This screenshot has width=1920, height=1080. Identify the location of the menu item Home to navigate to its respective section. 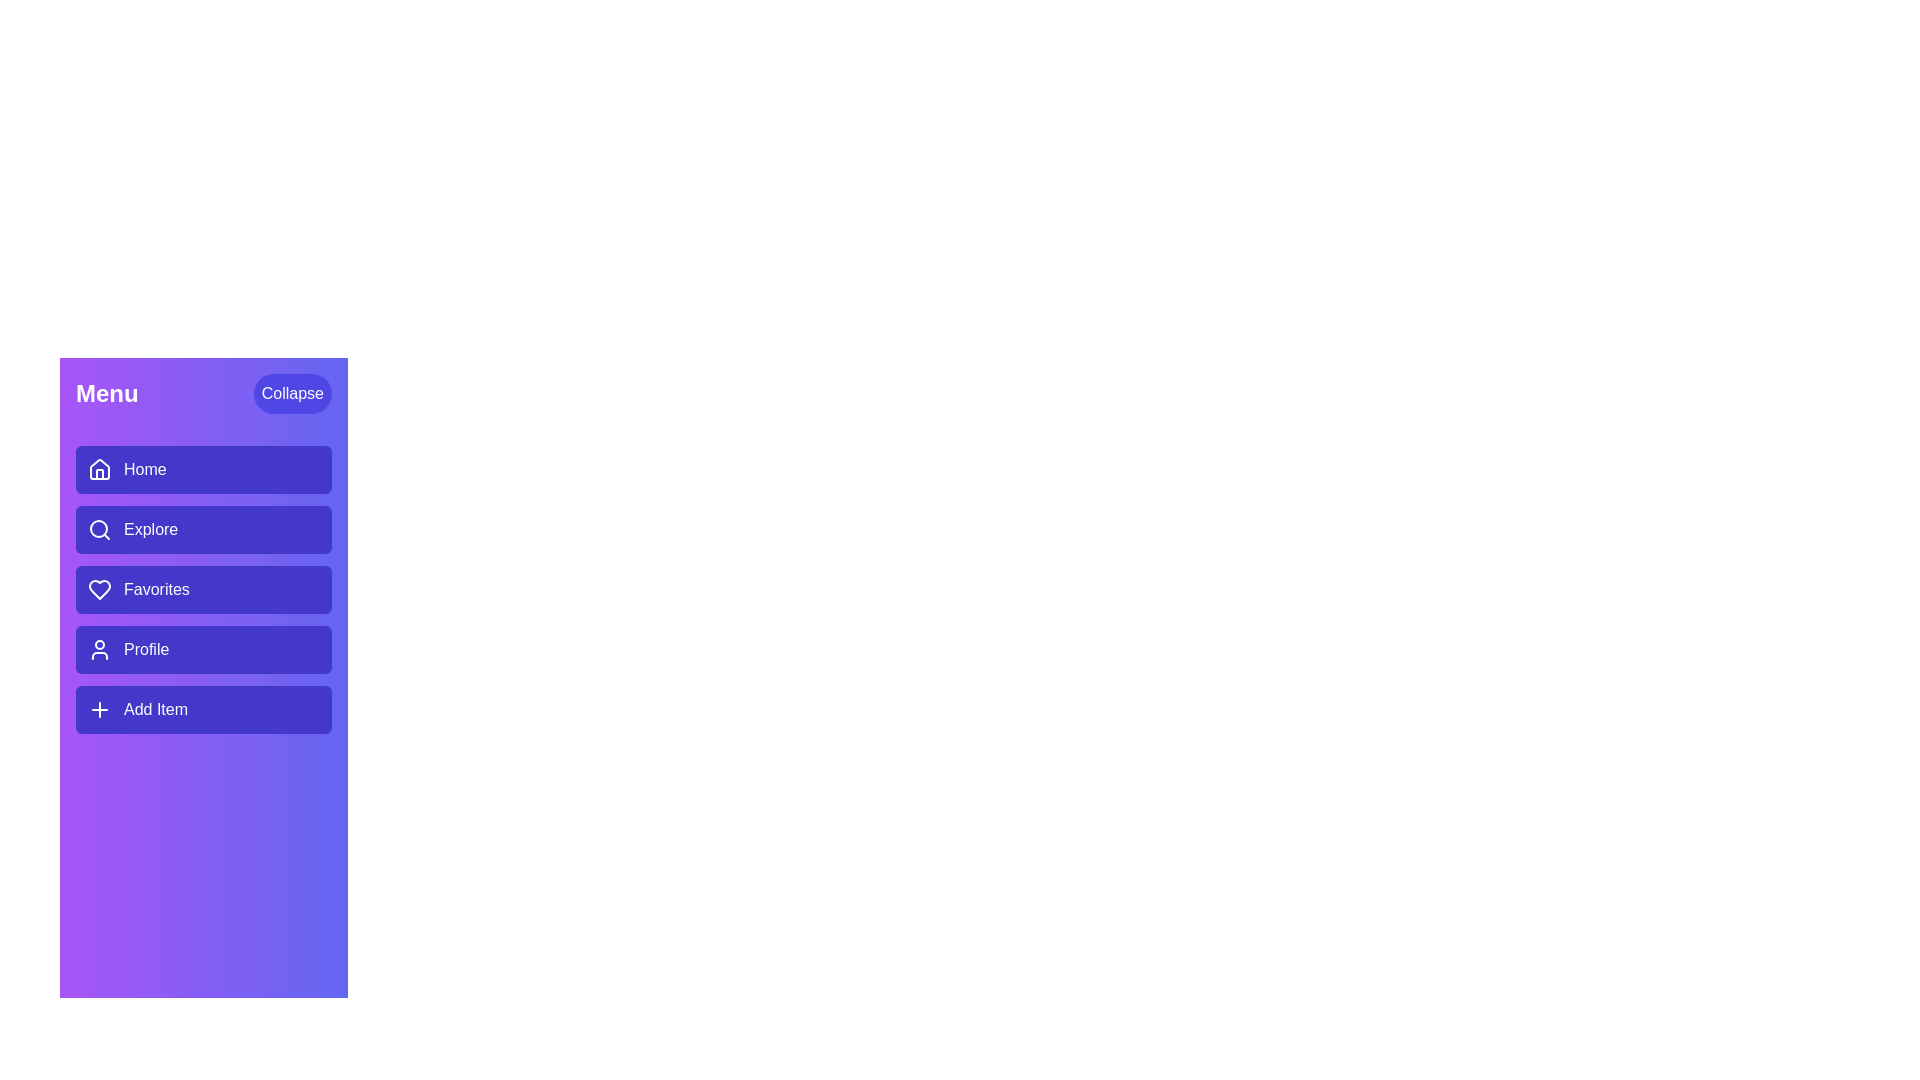
(203, 470).